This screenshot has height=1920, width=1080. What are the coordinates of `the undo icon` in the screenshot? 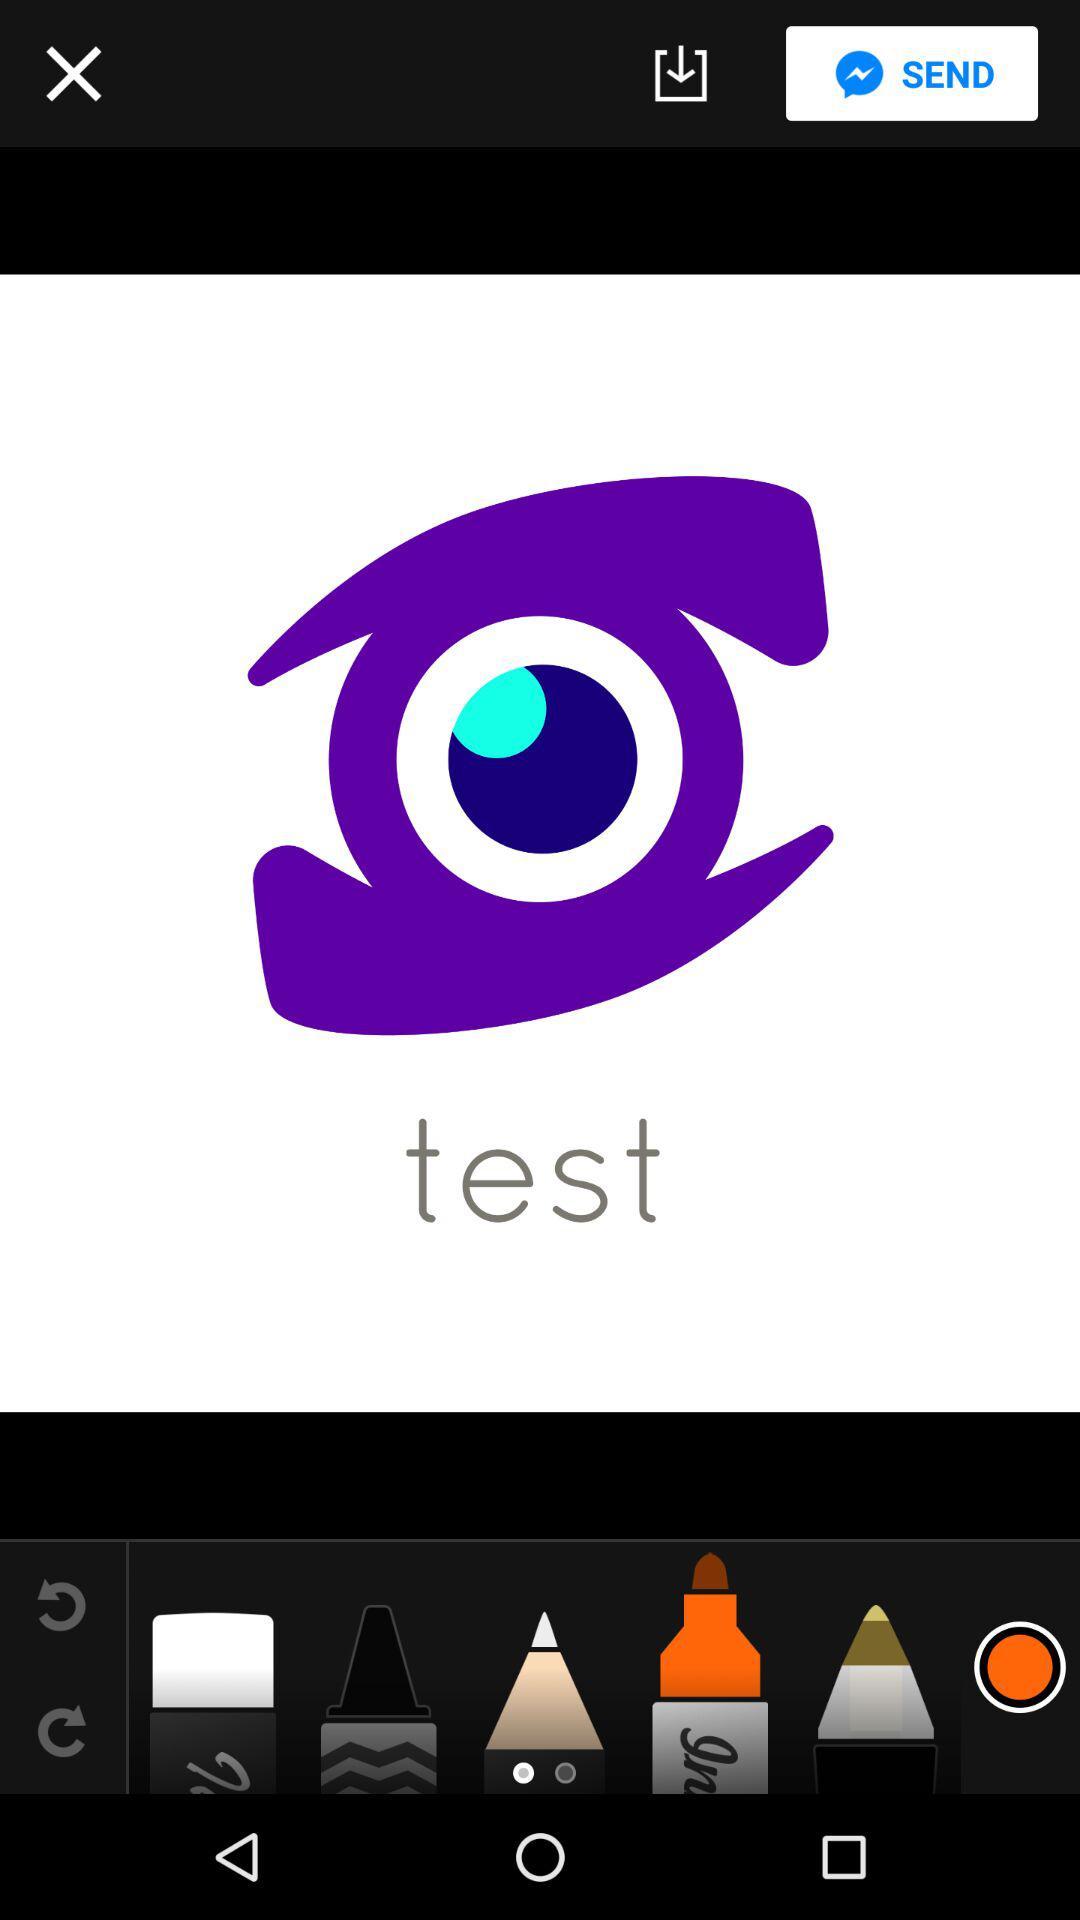 It's located at (61, 1604).